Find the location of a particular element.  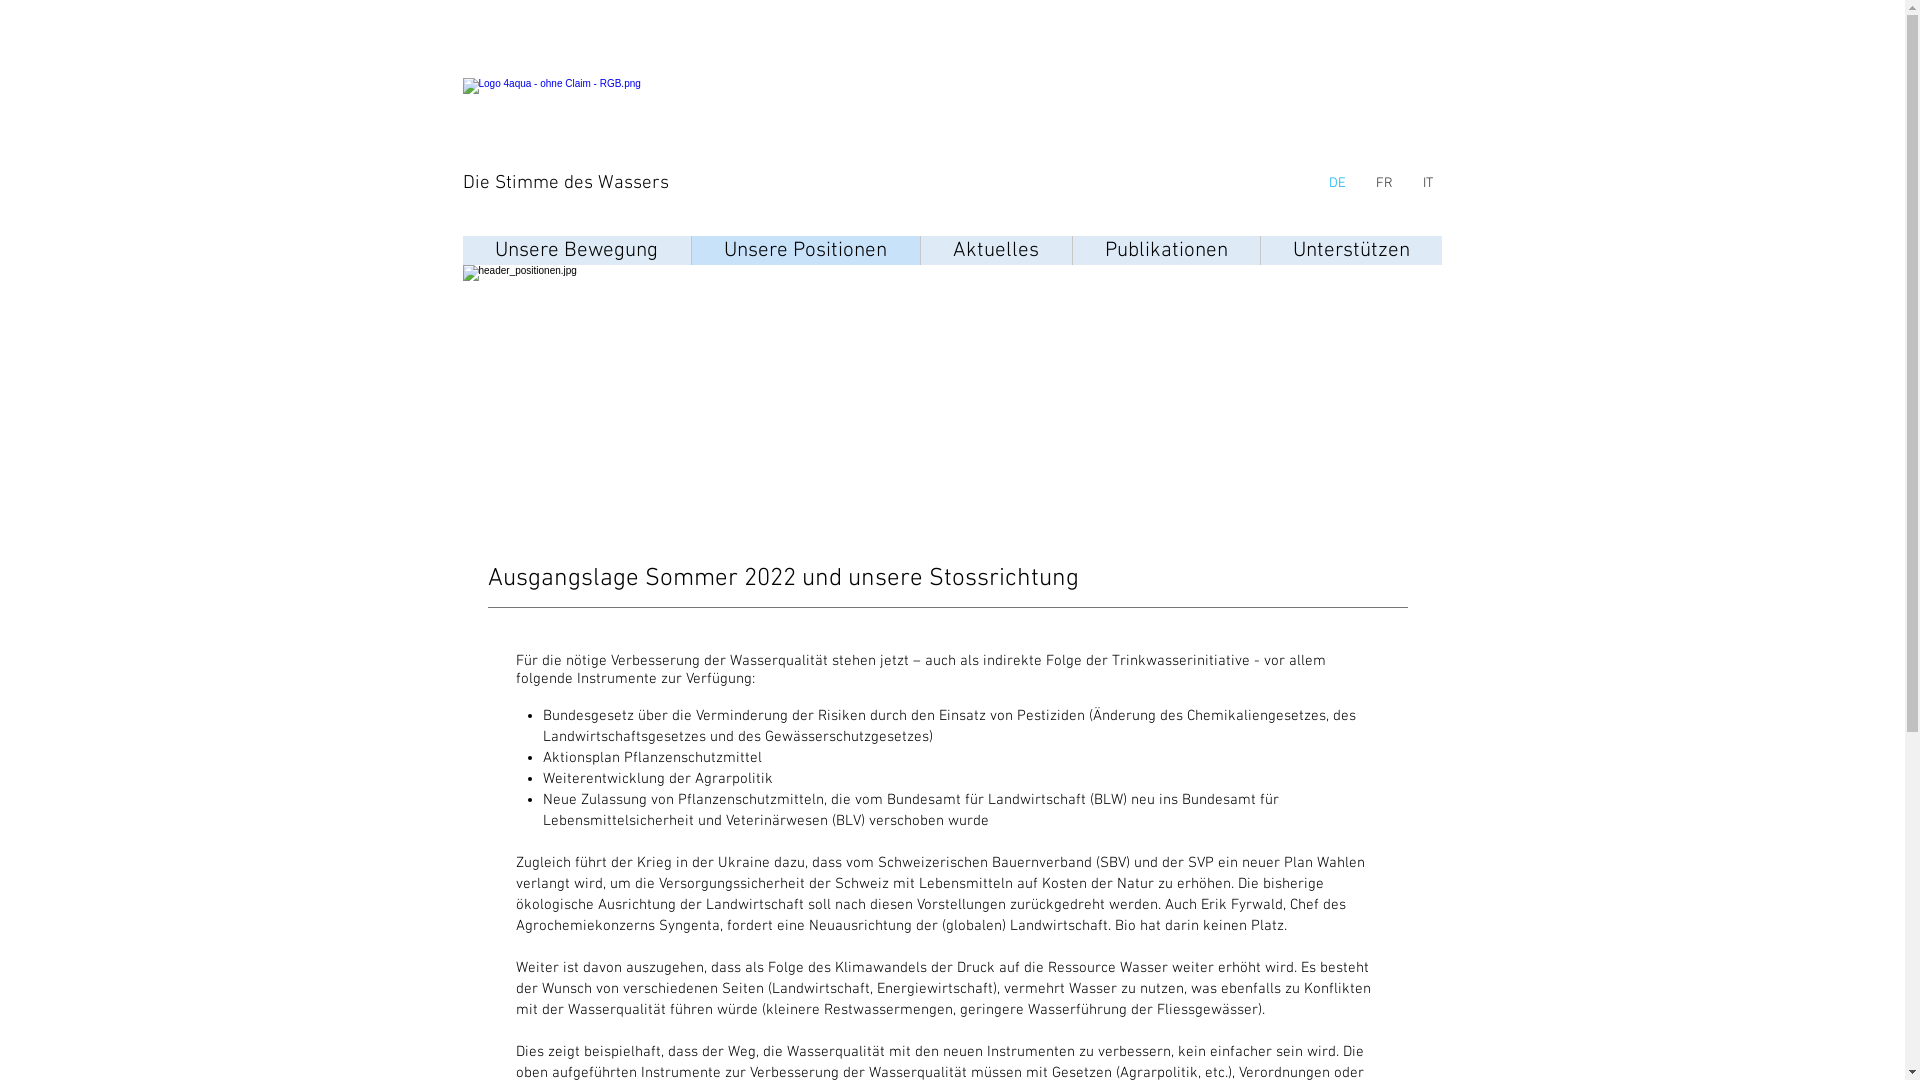

'Die Stimme des Wassers' is located at coordinates (564, 183).